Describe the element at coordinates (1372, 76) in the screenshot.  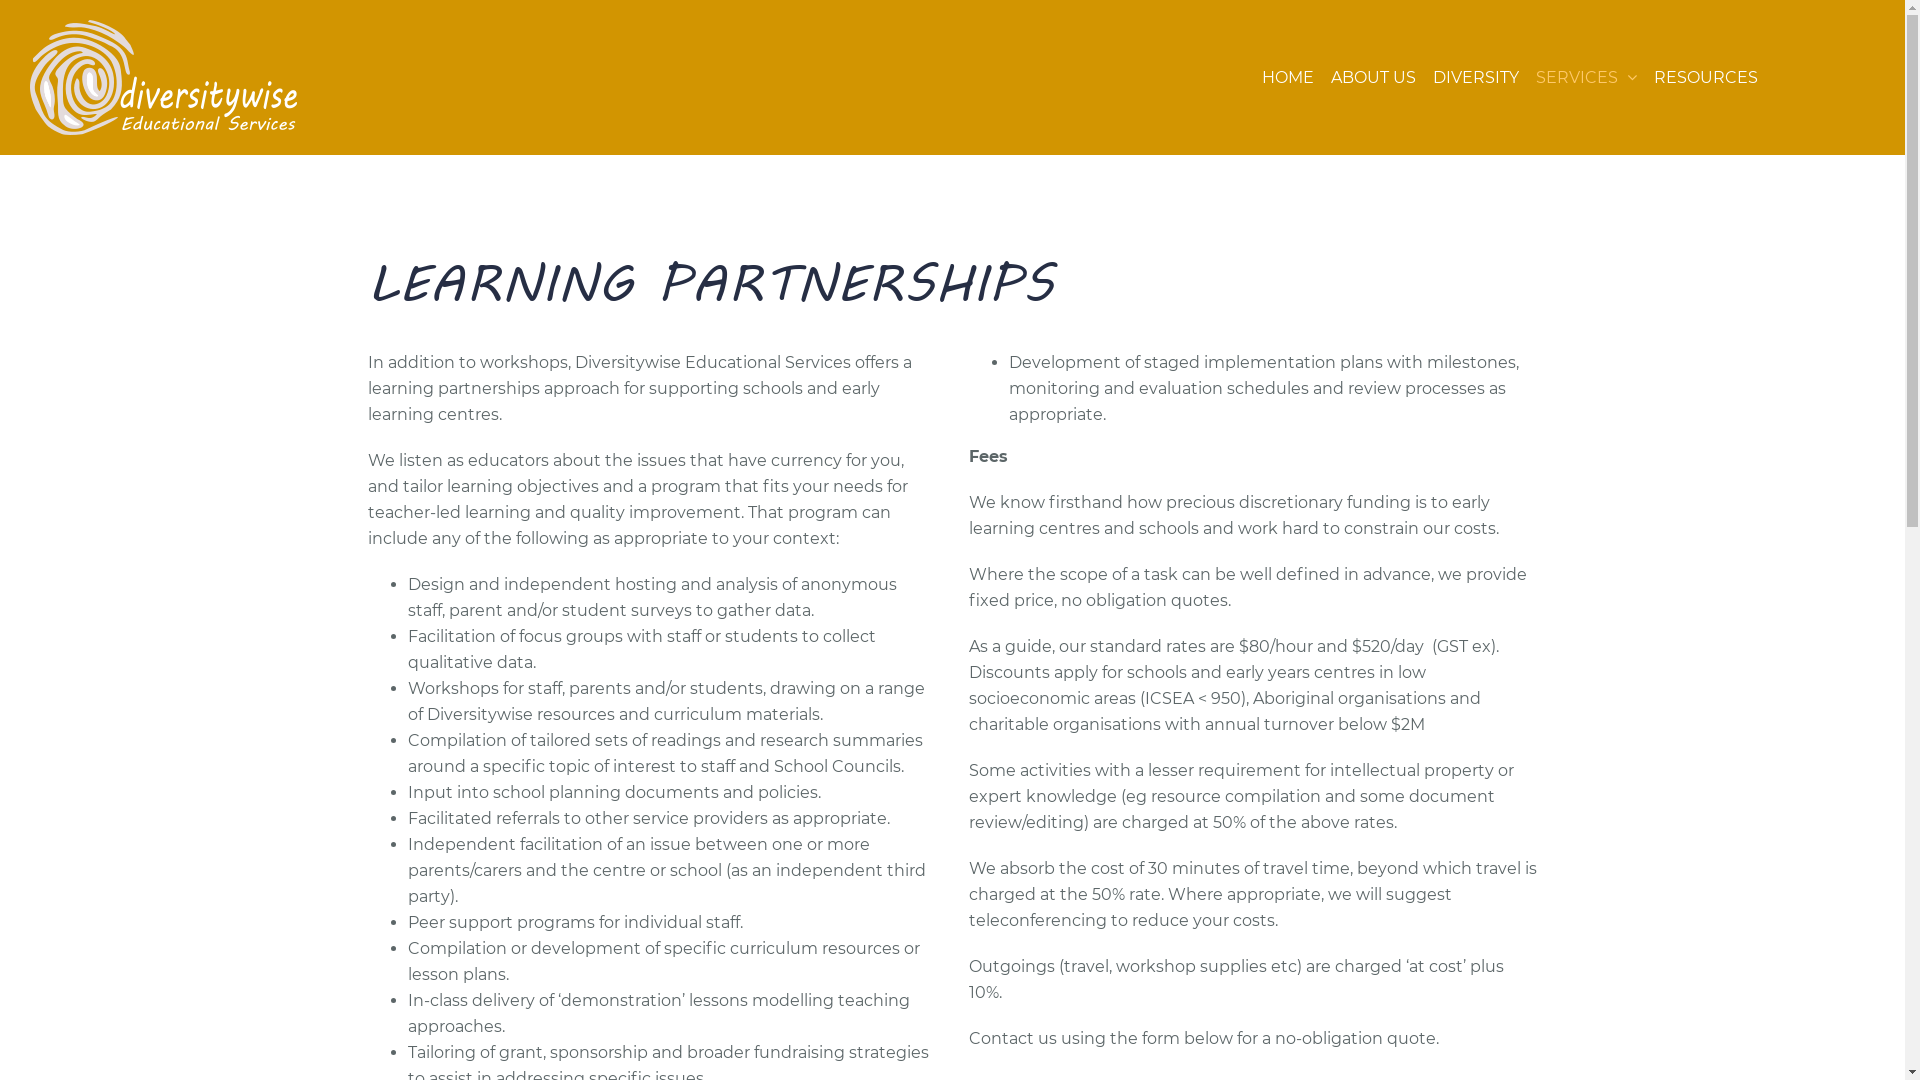
I see `'ABOUT US'` at that location.